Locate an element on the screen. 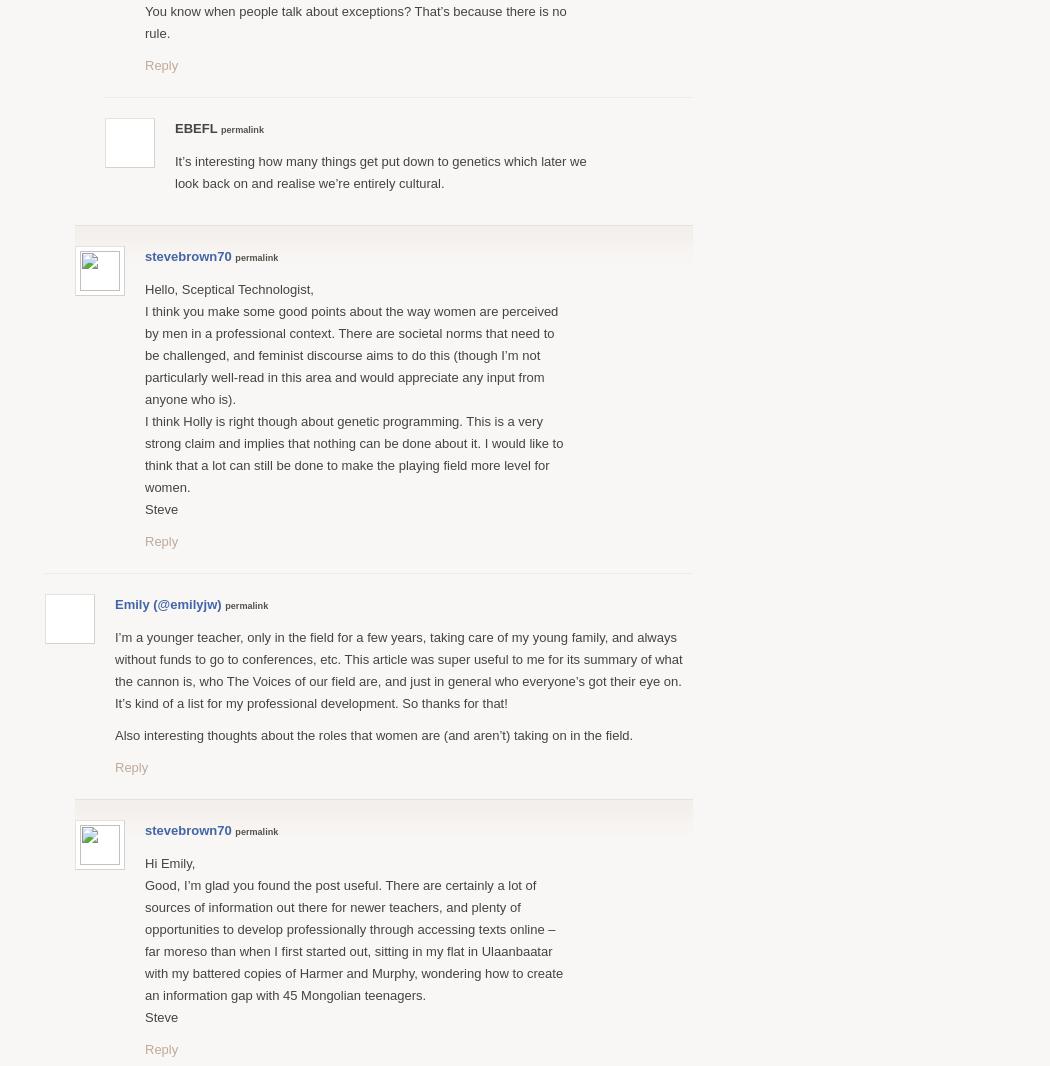  'I’m a younger teacher, only in the field for a few years, taking care of my young family, and always without funds to go to conferences, etc. This article was super useful to me for its summary of what the cannon is, who The Voices of our field are, and just in general who everyone’s got their eye on. It’s kind of a list for my professional development. So thanks for that!' is located at coordinates (398, 668).